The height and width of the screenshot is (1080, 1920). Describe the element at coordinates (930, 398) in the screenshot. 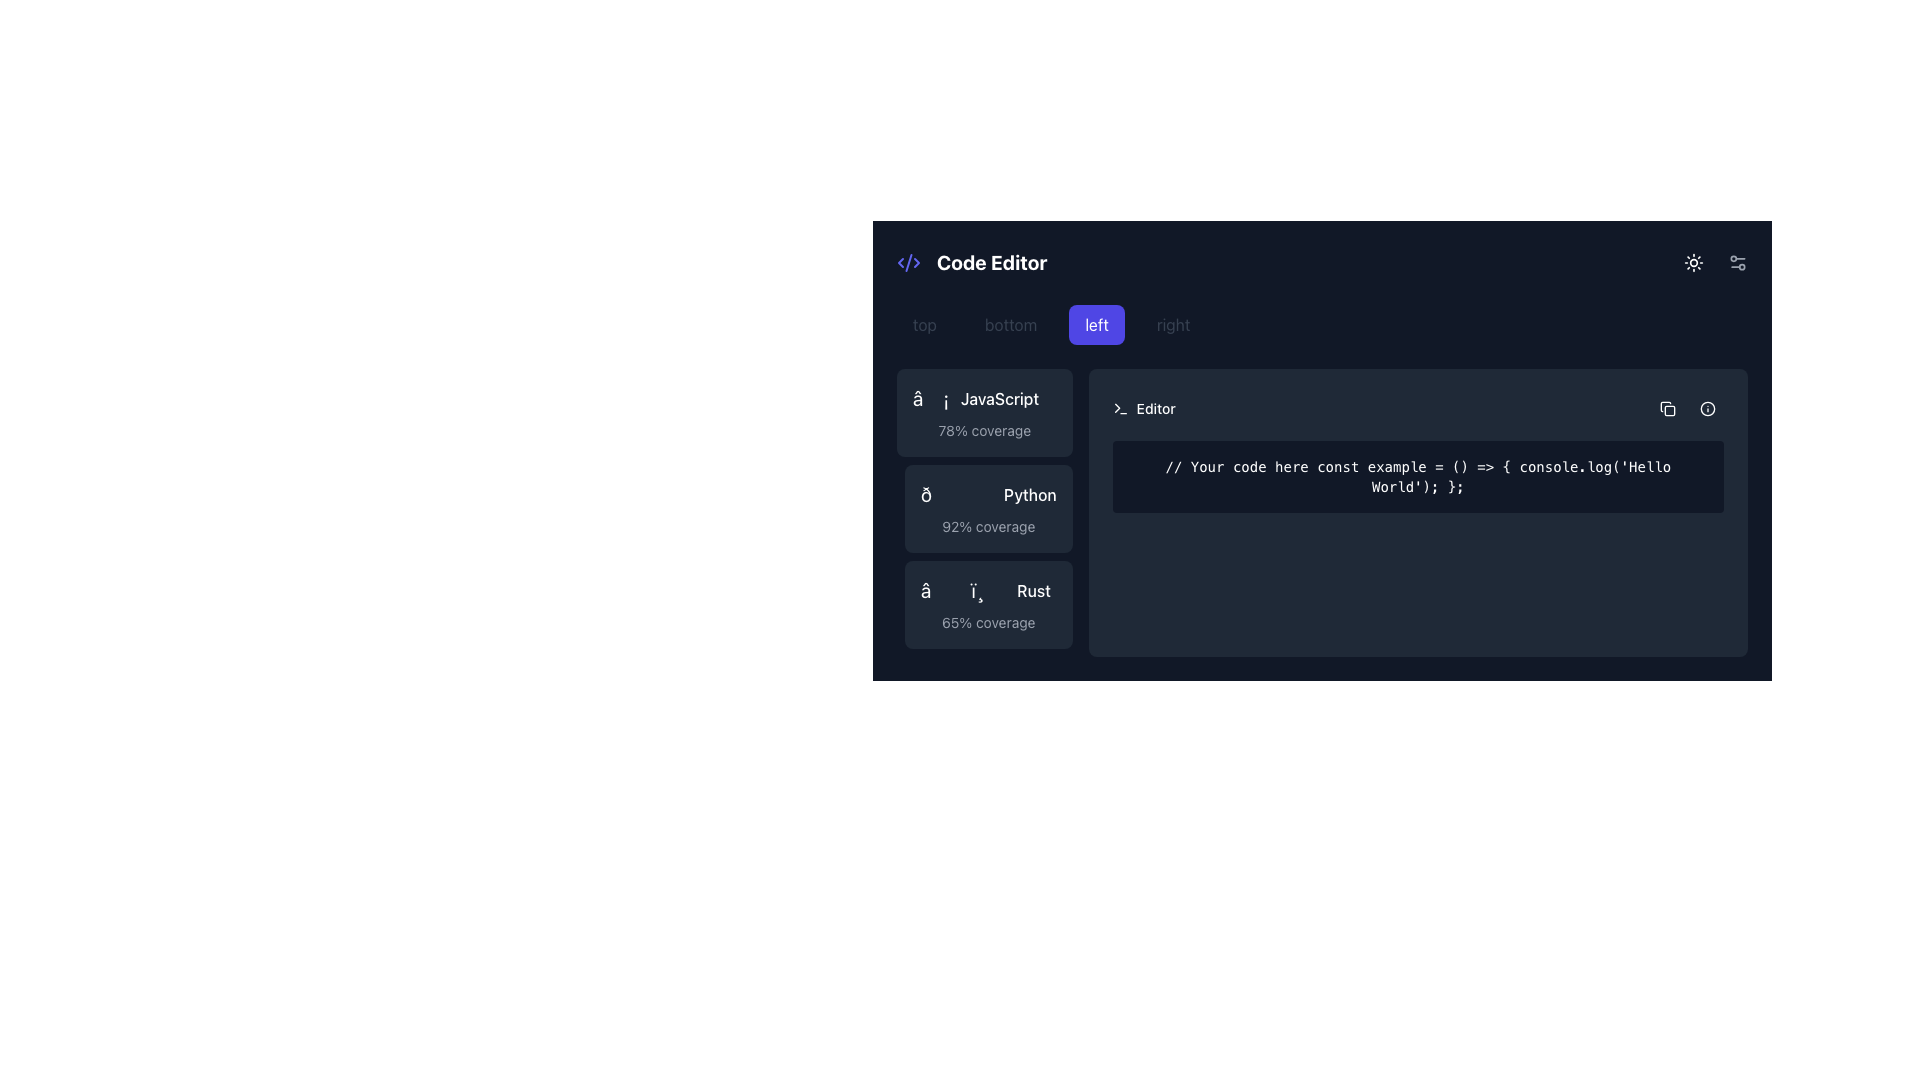

I see `the JavaScript module icon located to the left of the text 'JavaScript'` at that location.